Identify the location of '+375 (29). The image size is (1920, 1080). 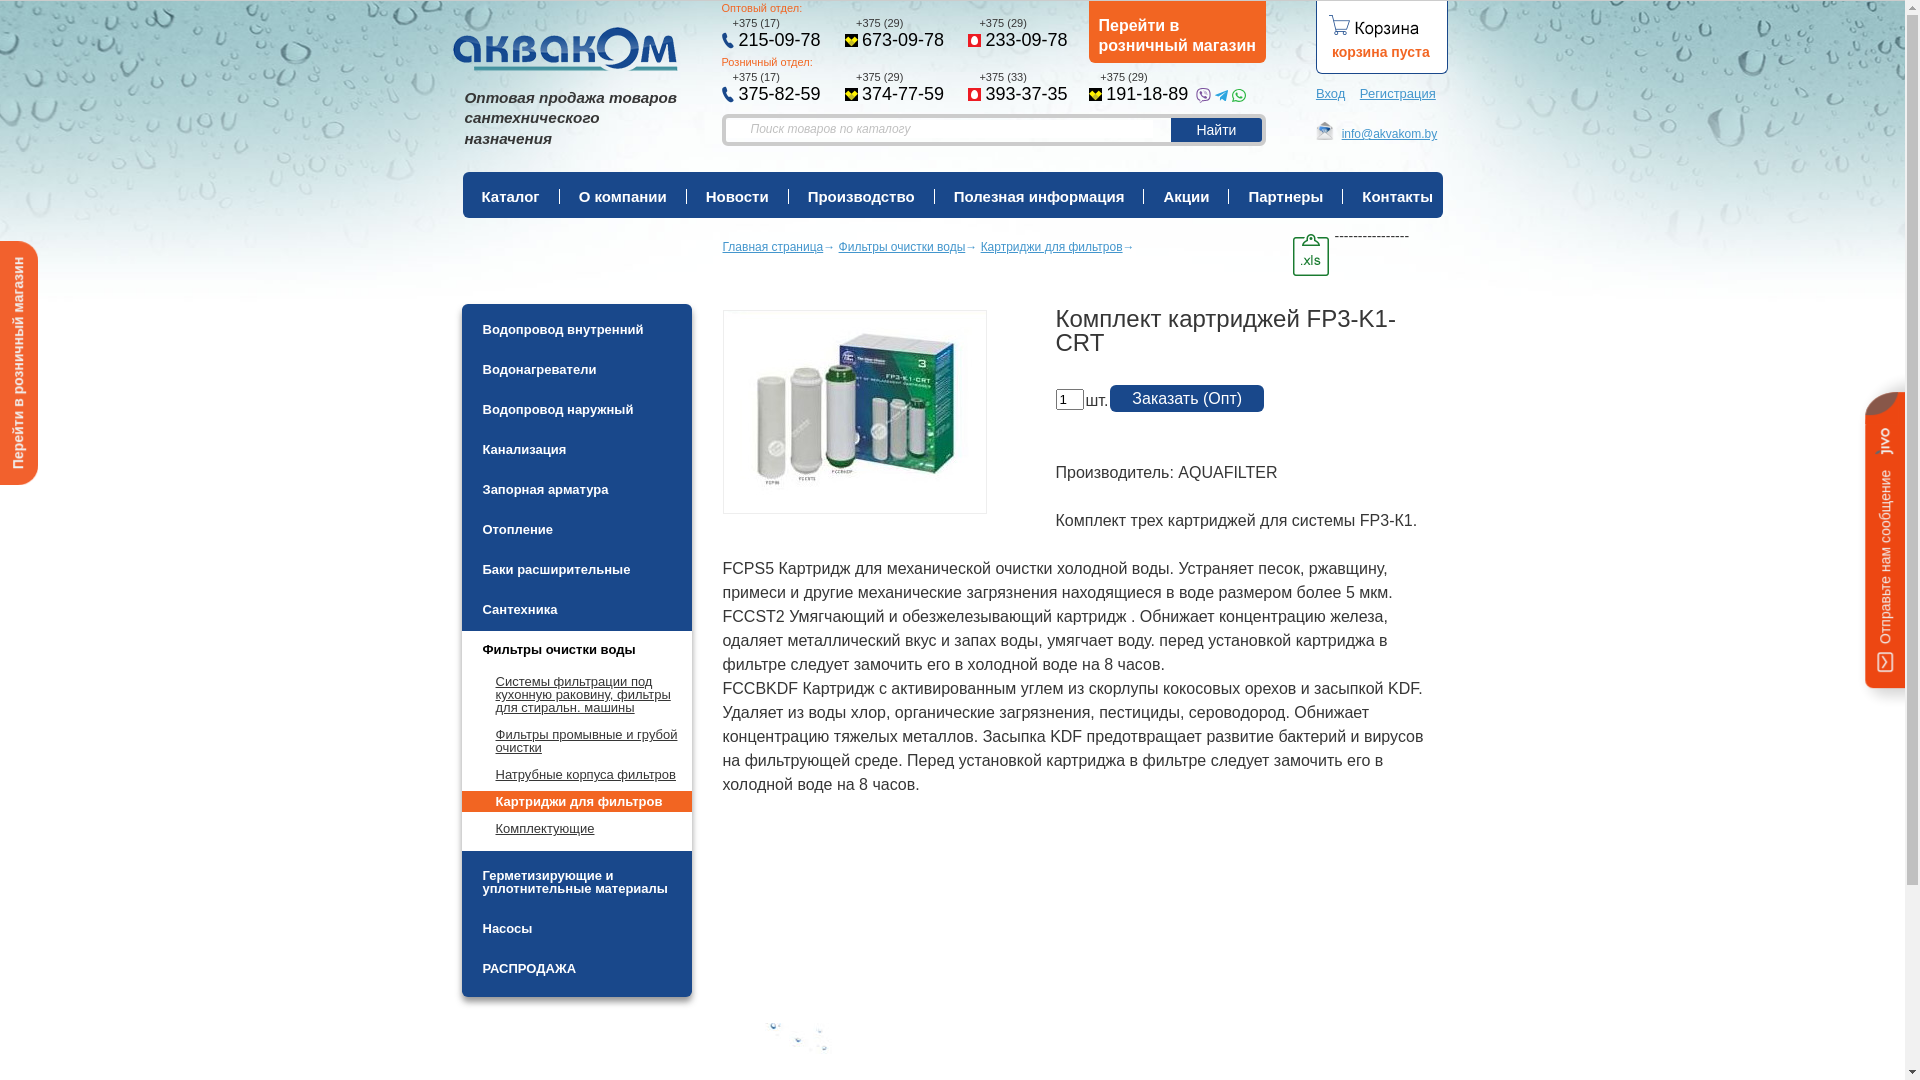
(1138, 86).